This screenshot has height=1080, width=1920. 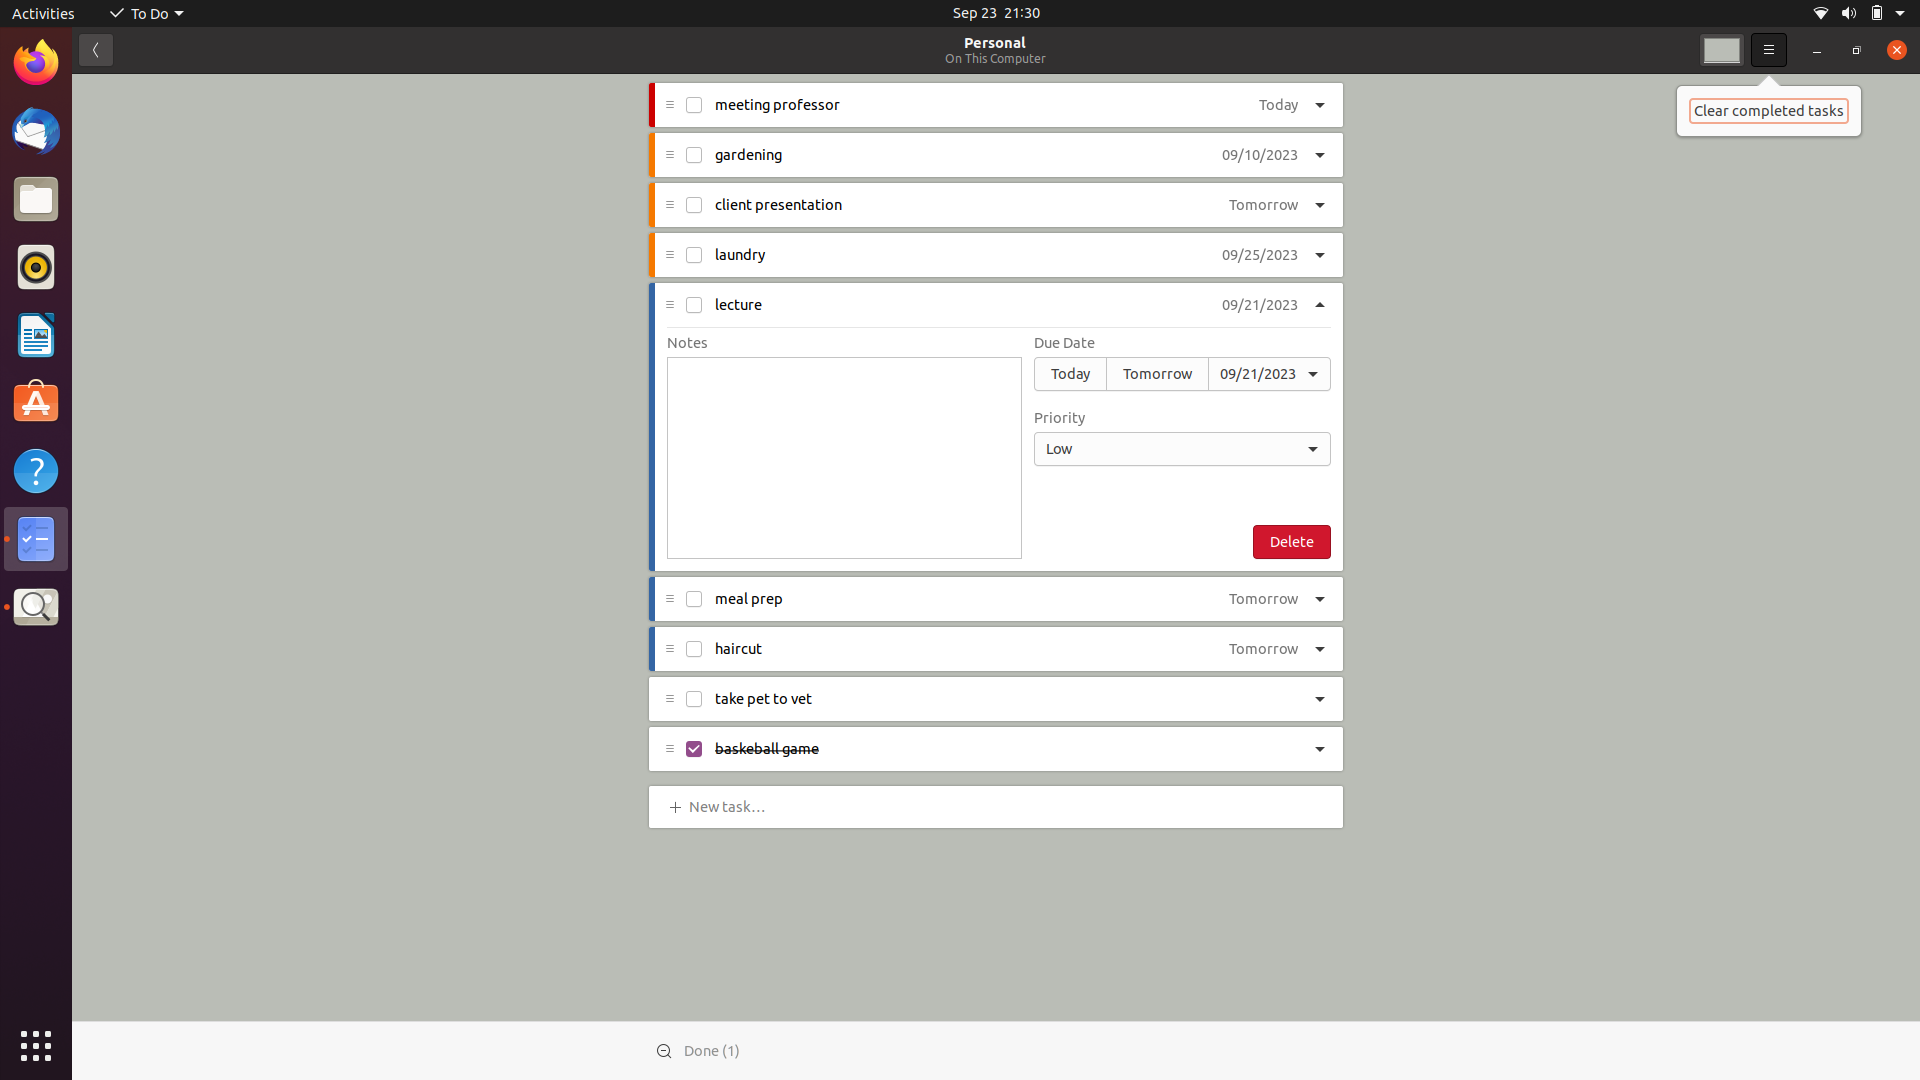 I want to click on Change "meeting professor" date to next month, so click(x=1271, y=107).